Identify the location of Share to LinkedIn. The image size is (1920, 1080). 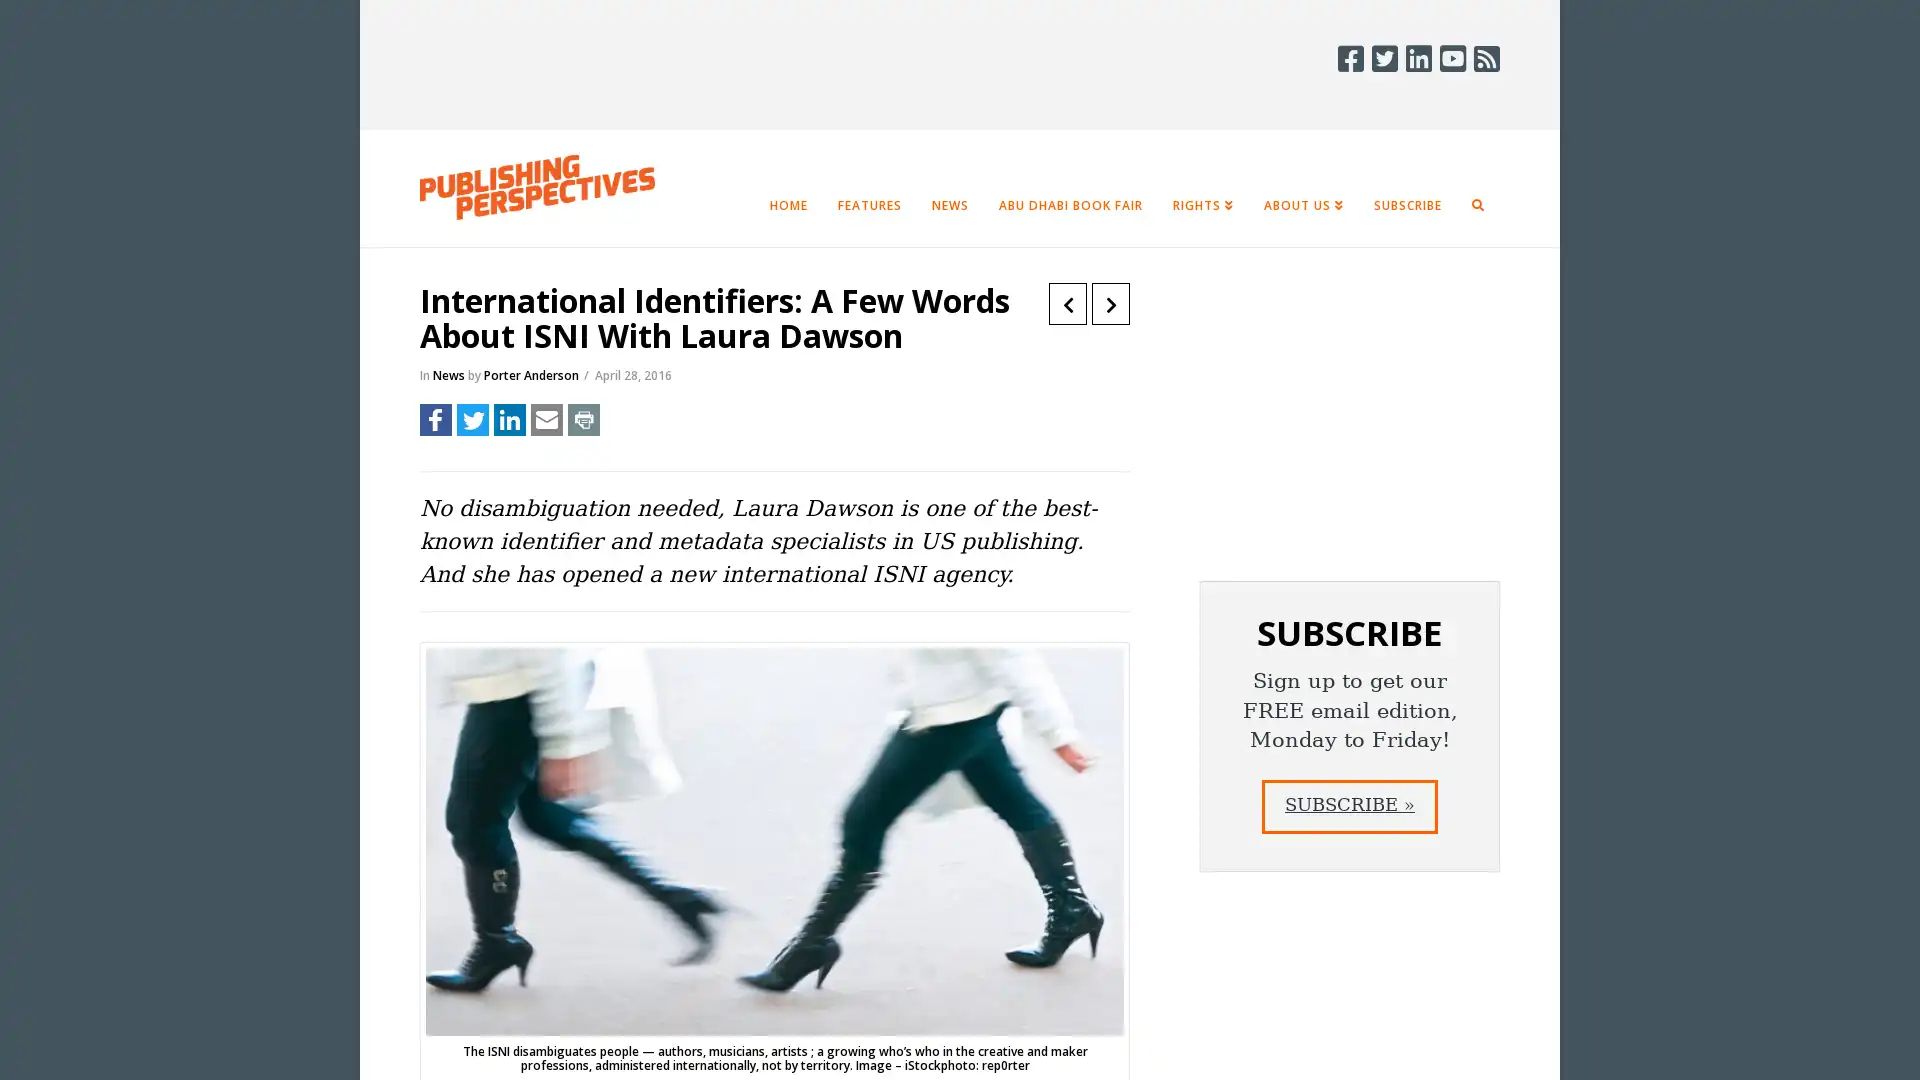
(509, 419).